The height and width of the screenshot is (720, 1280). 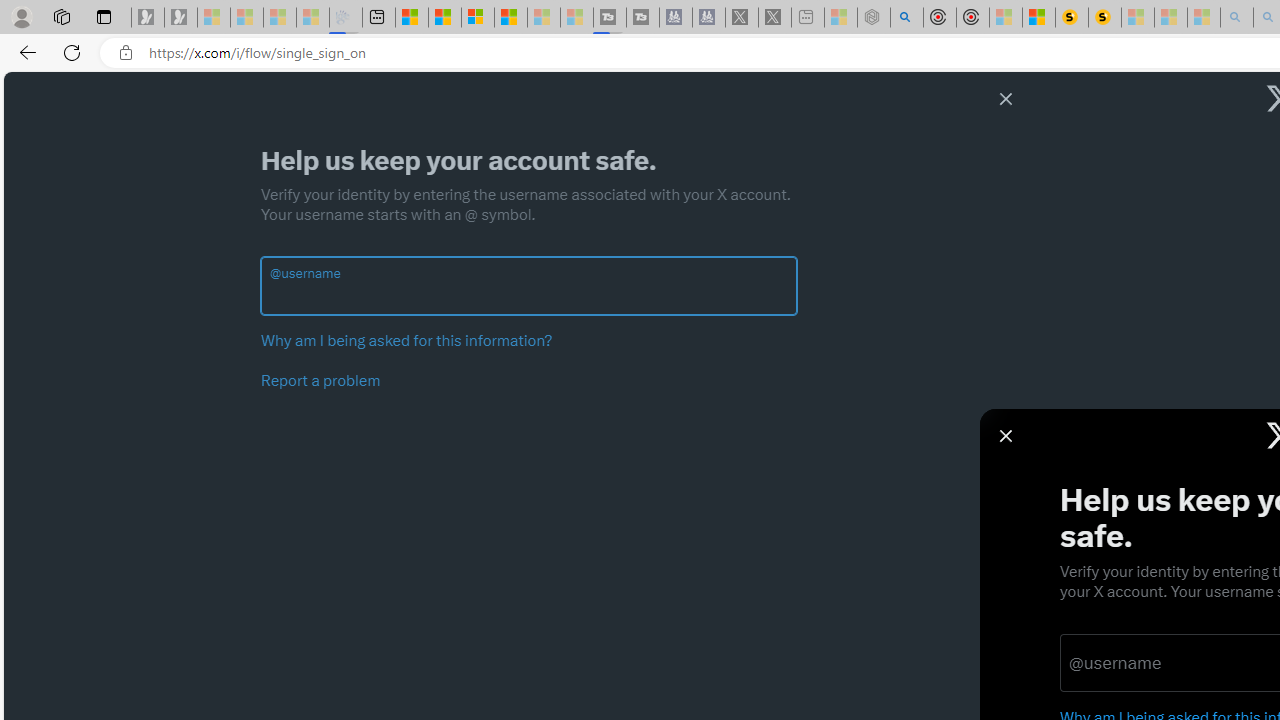 I want to click on 'Newsletter Sign Up - Sleeping', so click(x=181, y=17).